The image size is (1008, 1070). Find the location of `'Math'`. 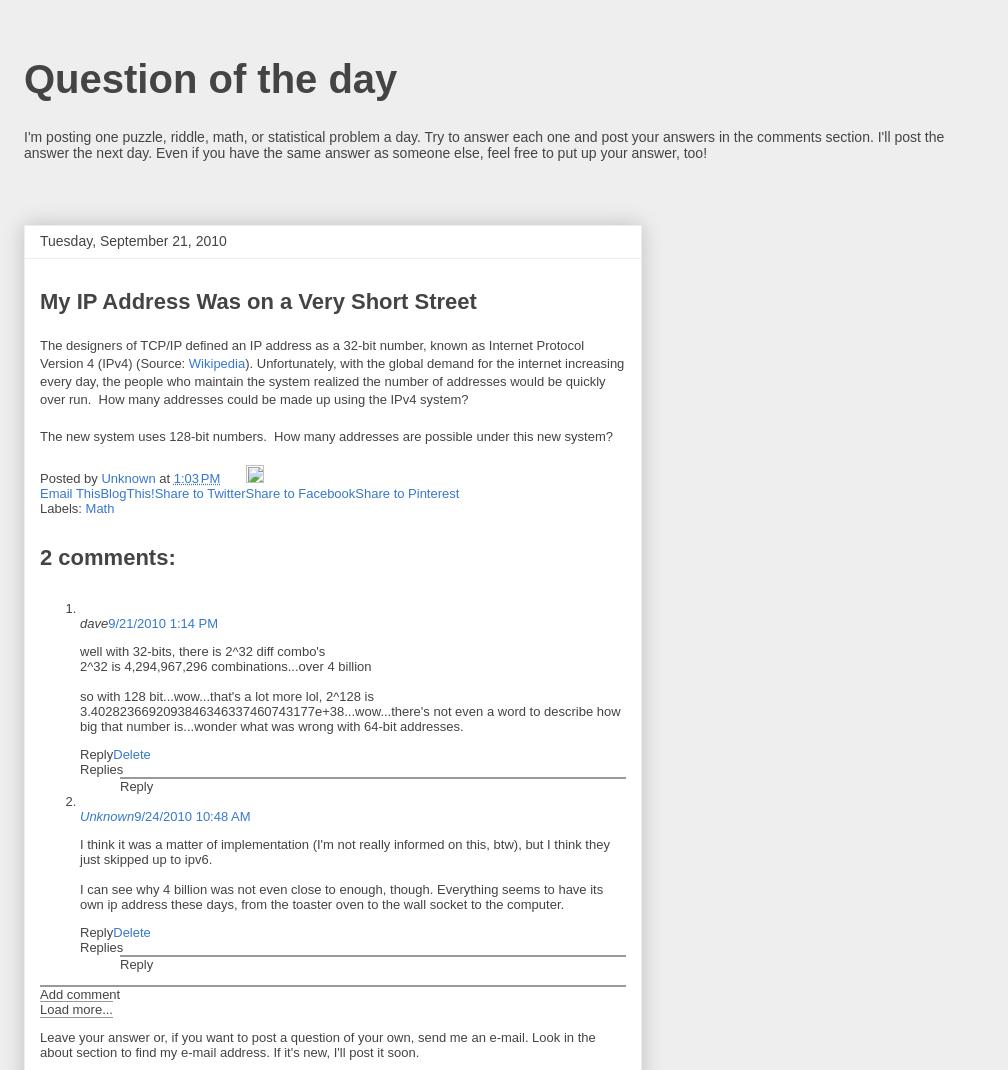

'Math' is located at coordinates (99, 508).